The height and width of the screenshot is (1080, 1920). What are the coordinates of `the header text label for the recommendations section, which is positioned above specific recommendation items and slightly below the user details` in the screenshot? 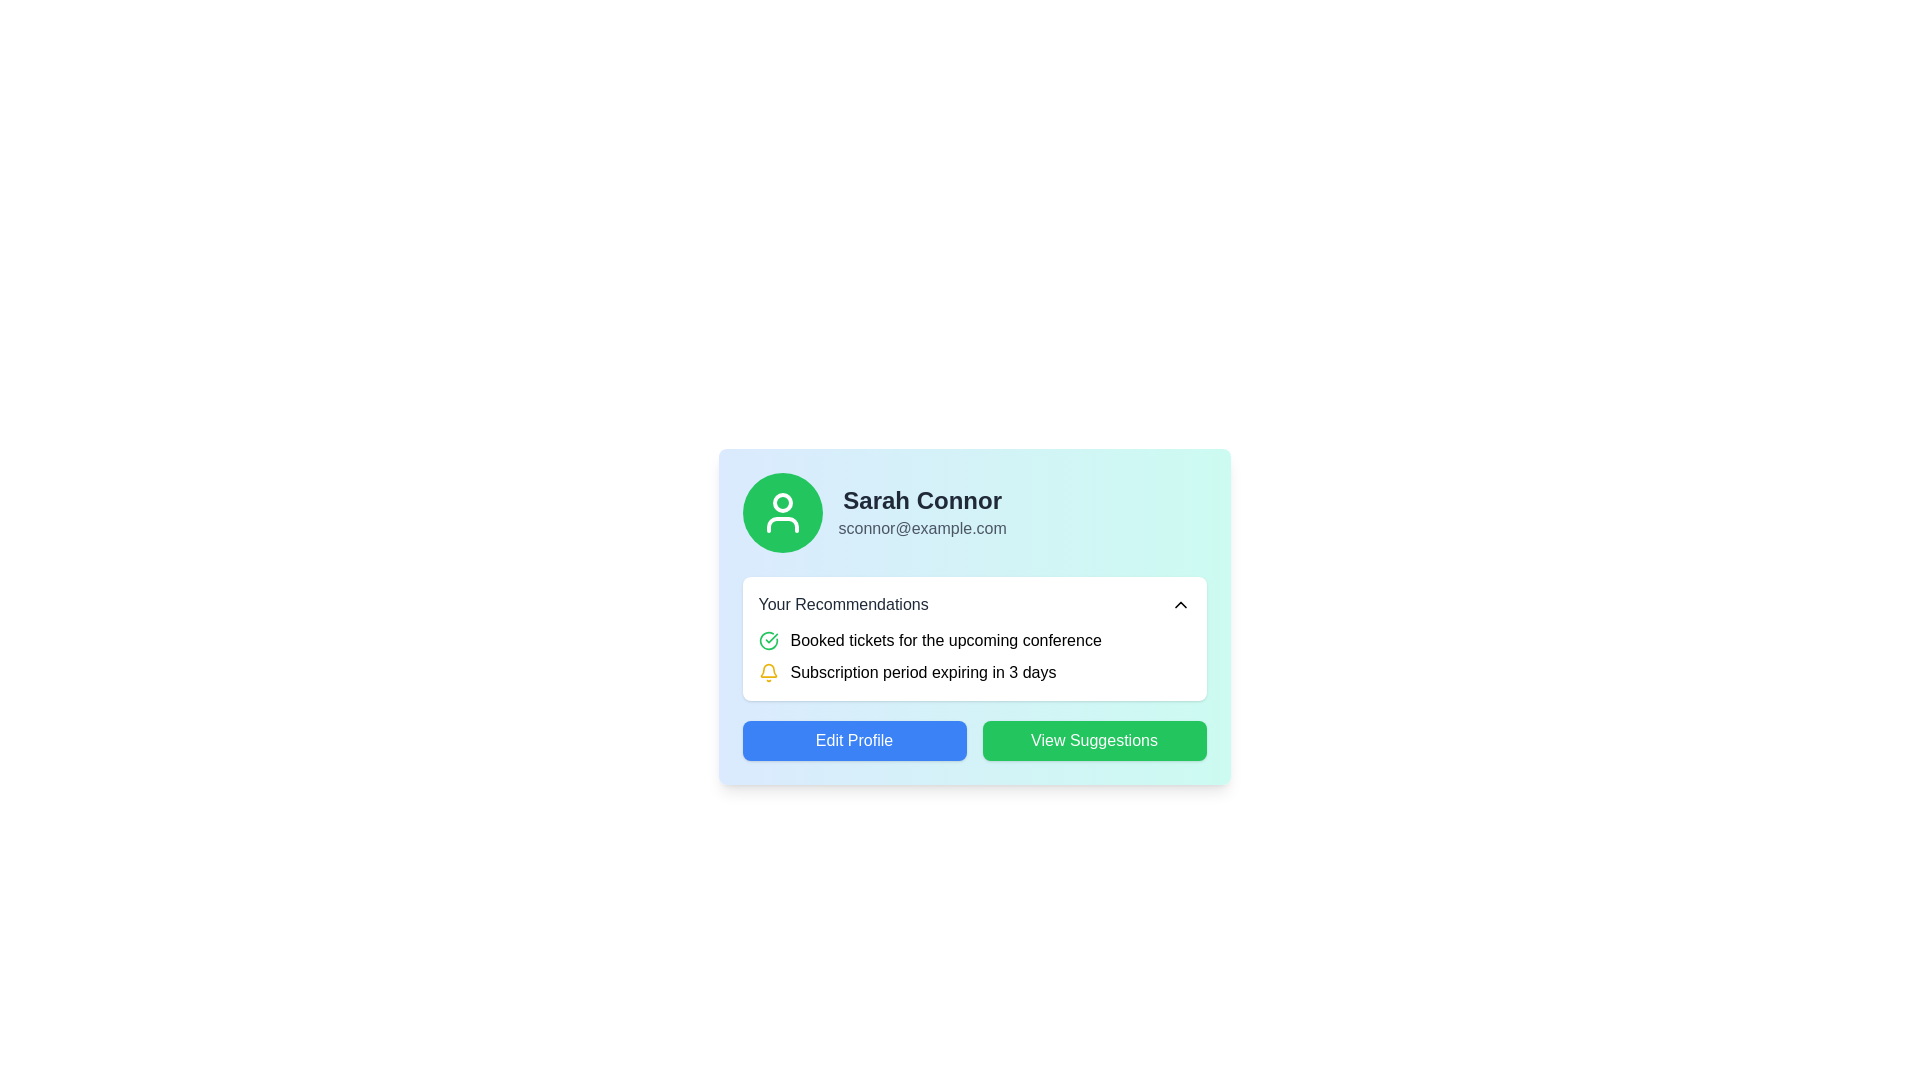 It's located at (843, 604).